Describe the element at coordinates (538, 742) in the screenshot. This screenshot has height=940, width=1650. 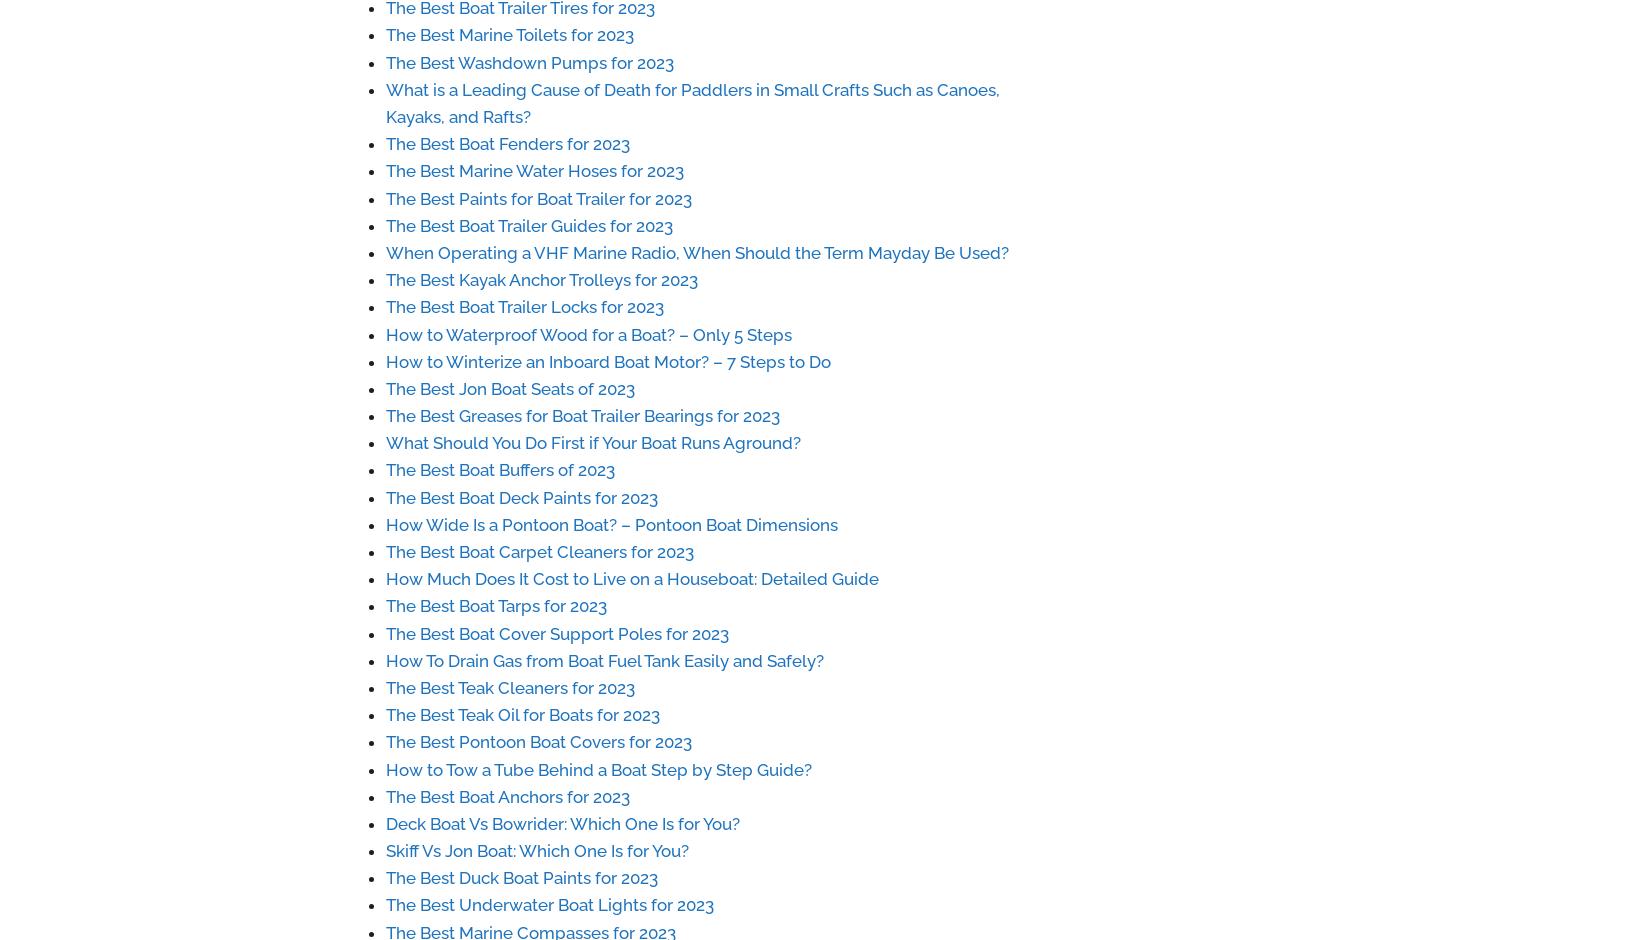
I see `'The Best Pontoon Boat Covers for 2023'` at that location.